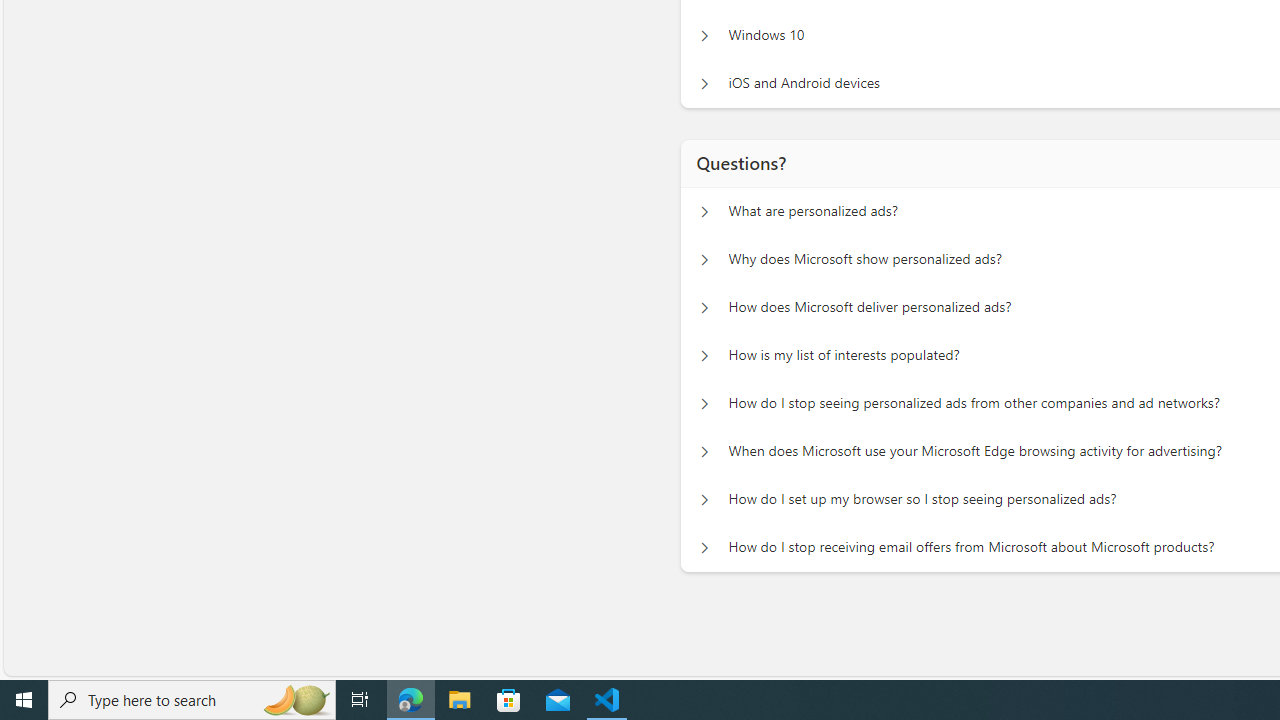 This screenshot has width=1280, height=720. I want to click on 'Questions? What are personalized ads?', so click(704, 212).